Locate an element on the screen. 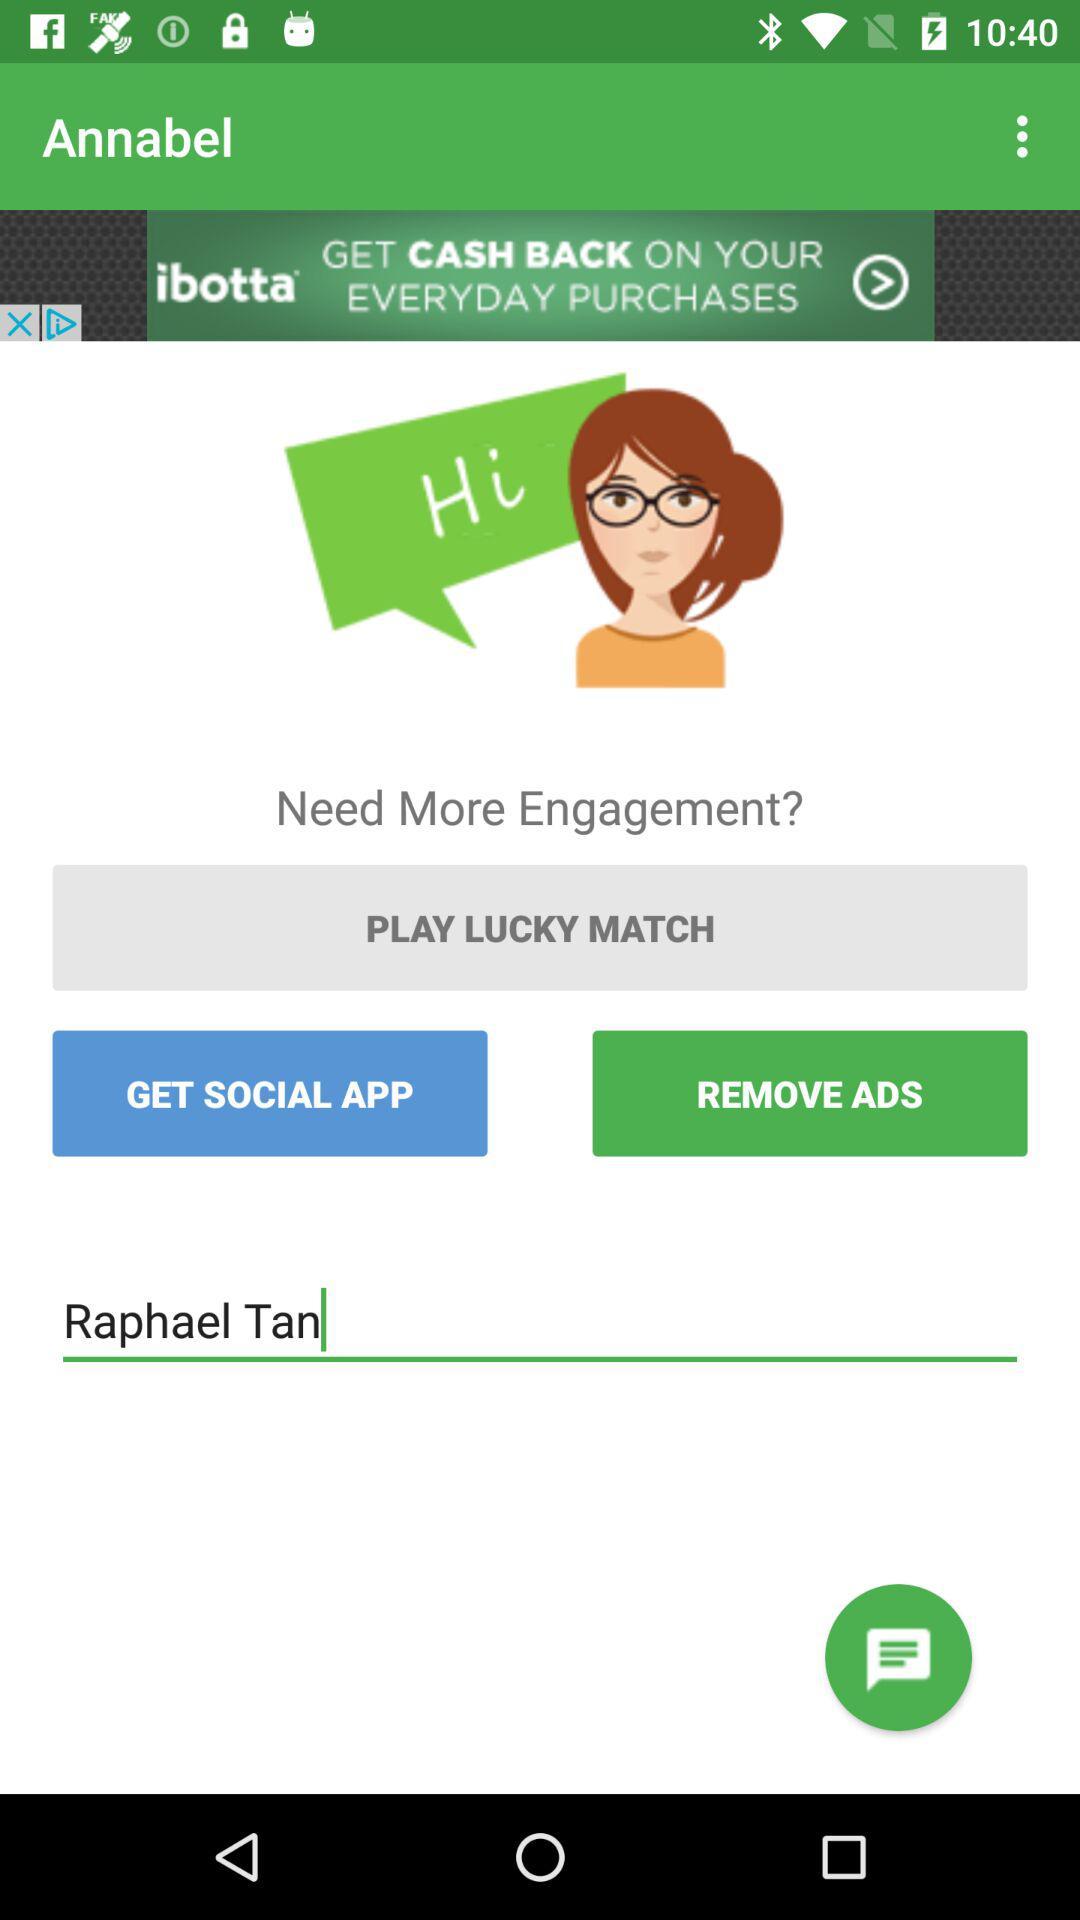  advertisement is located at coordinates (540, 274).